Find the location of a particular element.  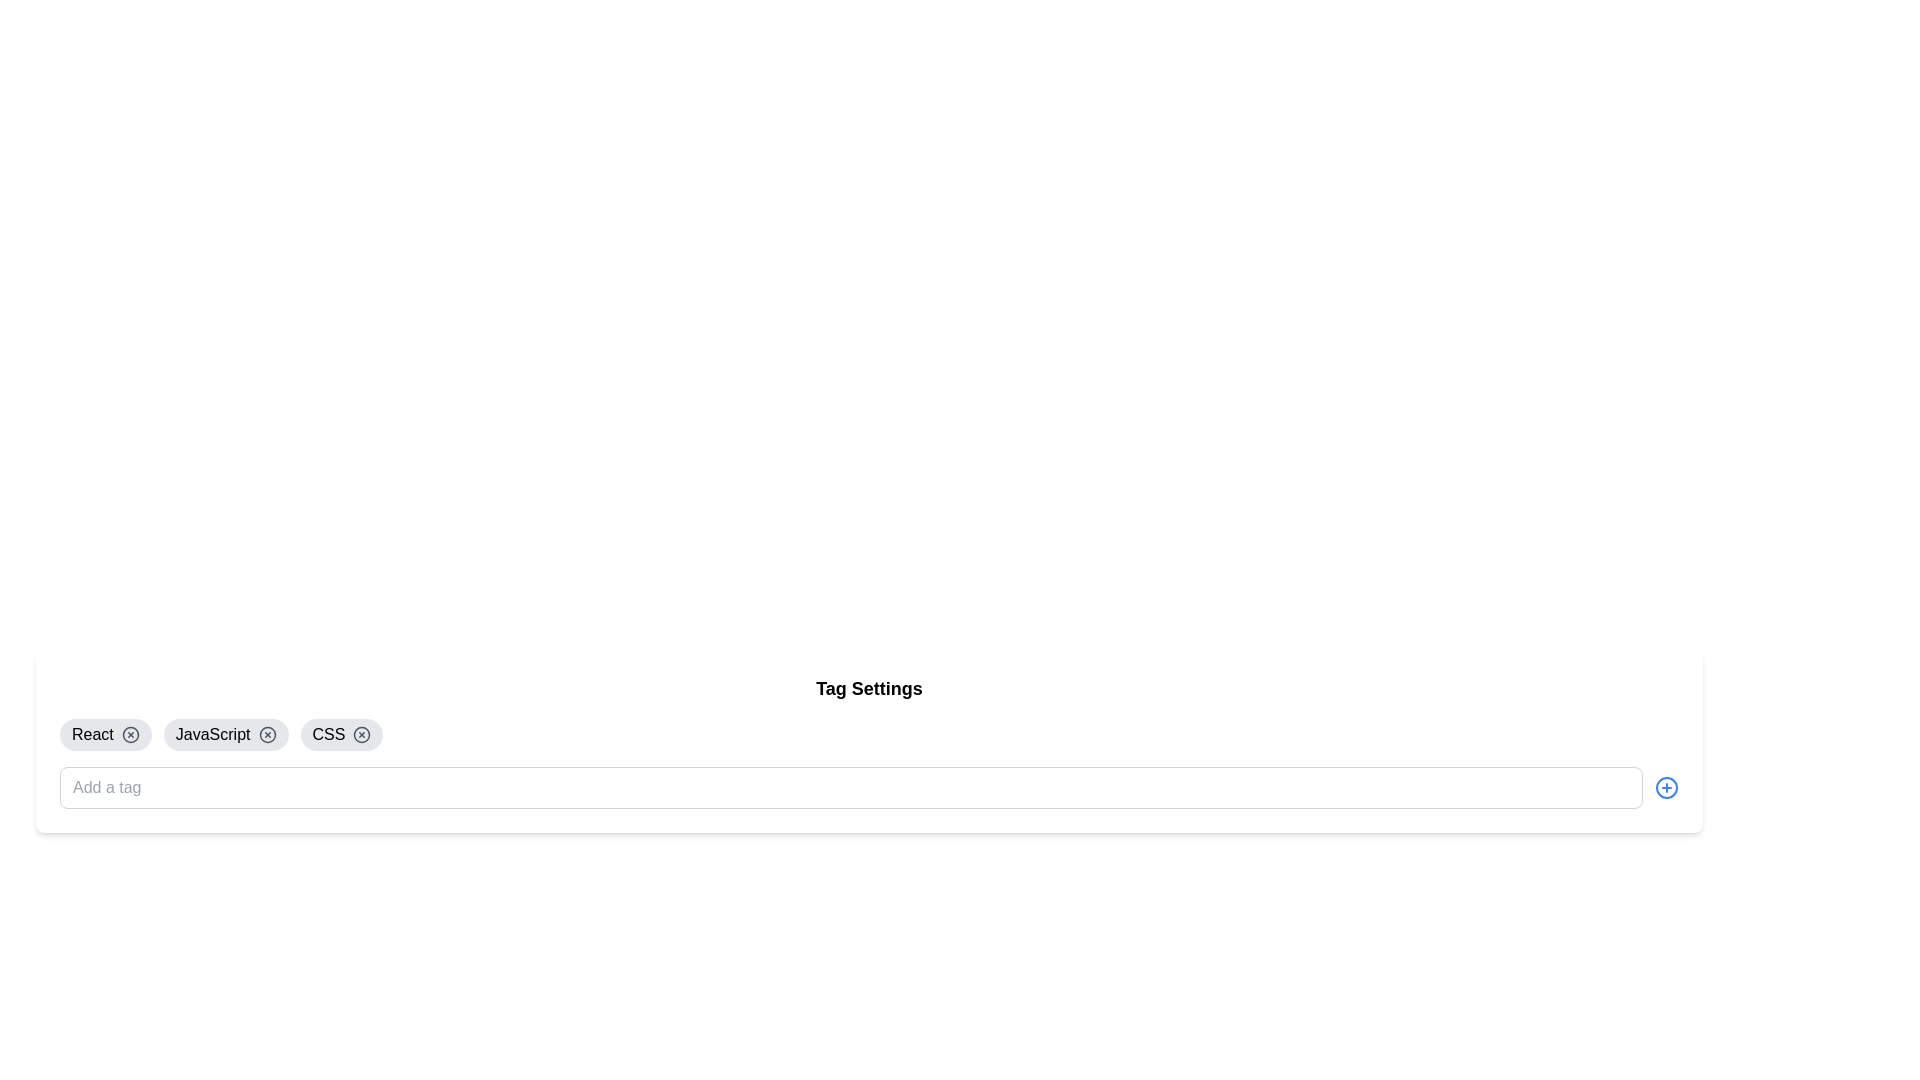

the 'React' text label, which is the leftmost tag in a horizontal row of tags is located at coordinates (91, 735).